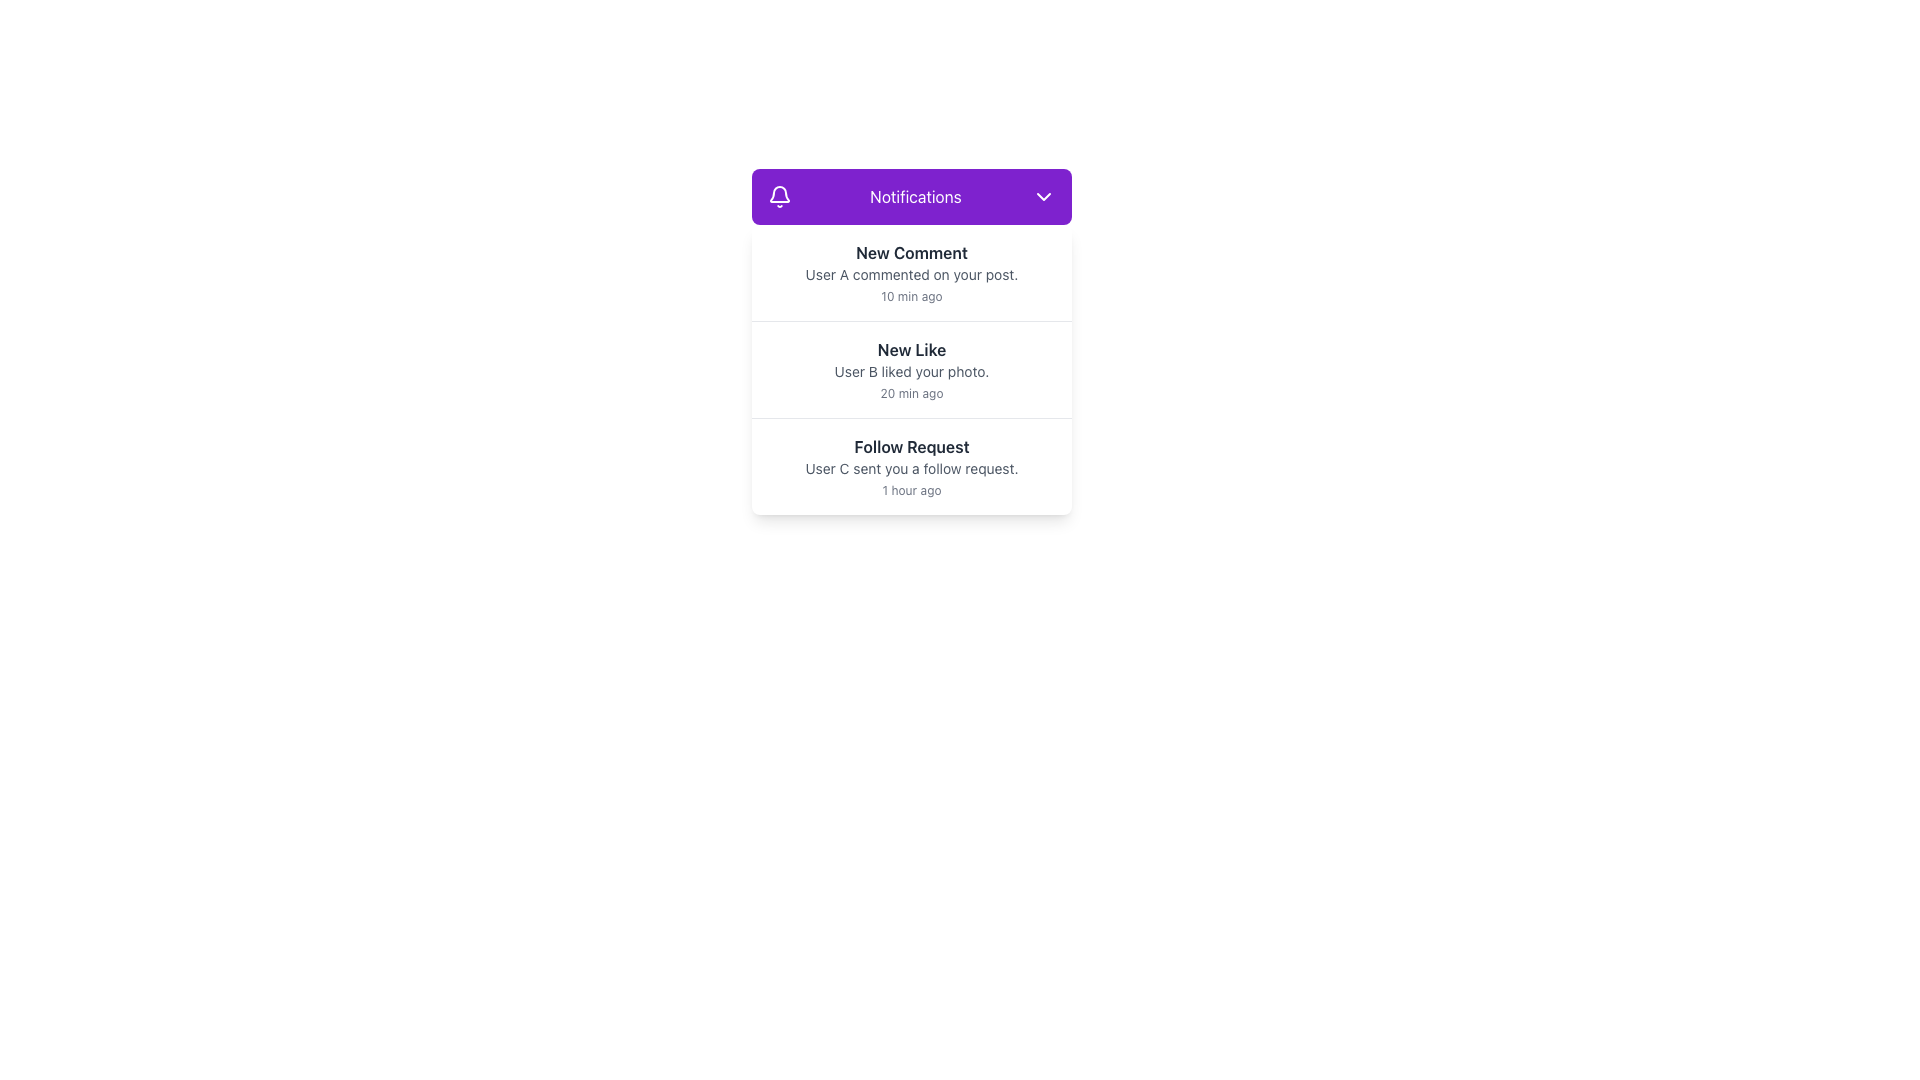 The height and width of the screenshot is (1080, 1920). Describe the element at coordinates (911, 446) in the screenshot. I see `text element that serves as the title of a notification entry, located below 'New Like' and above the timestamp '1 hour ago'` at that location.